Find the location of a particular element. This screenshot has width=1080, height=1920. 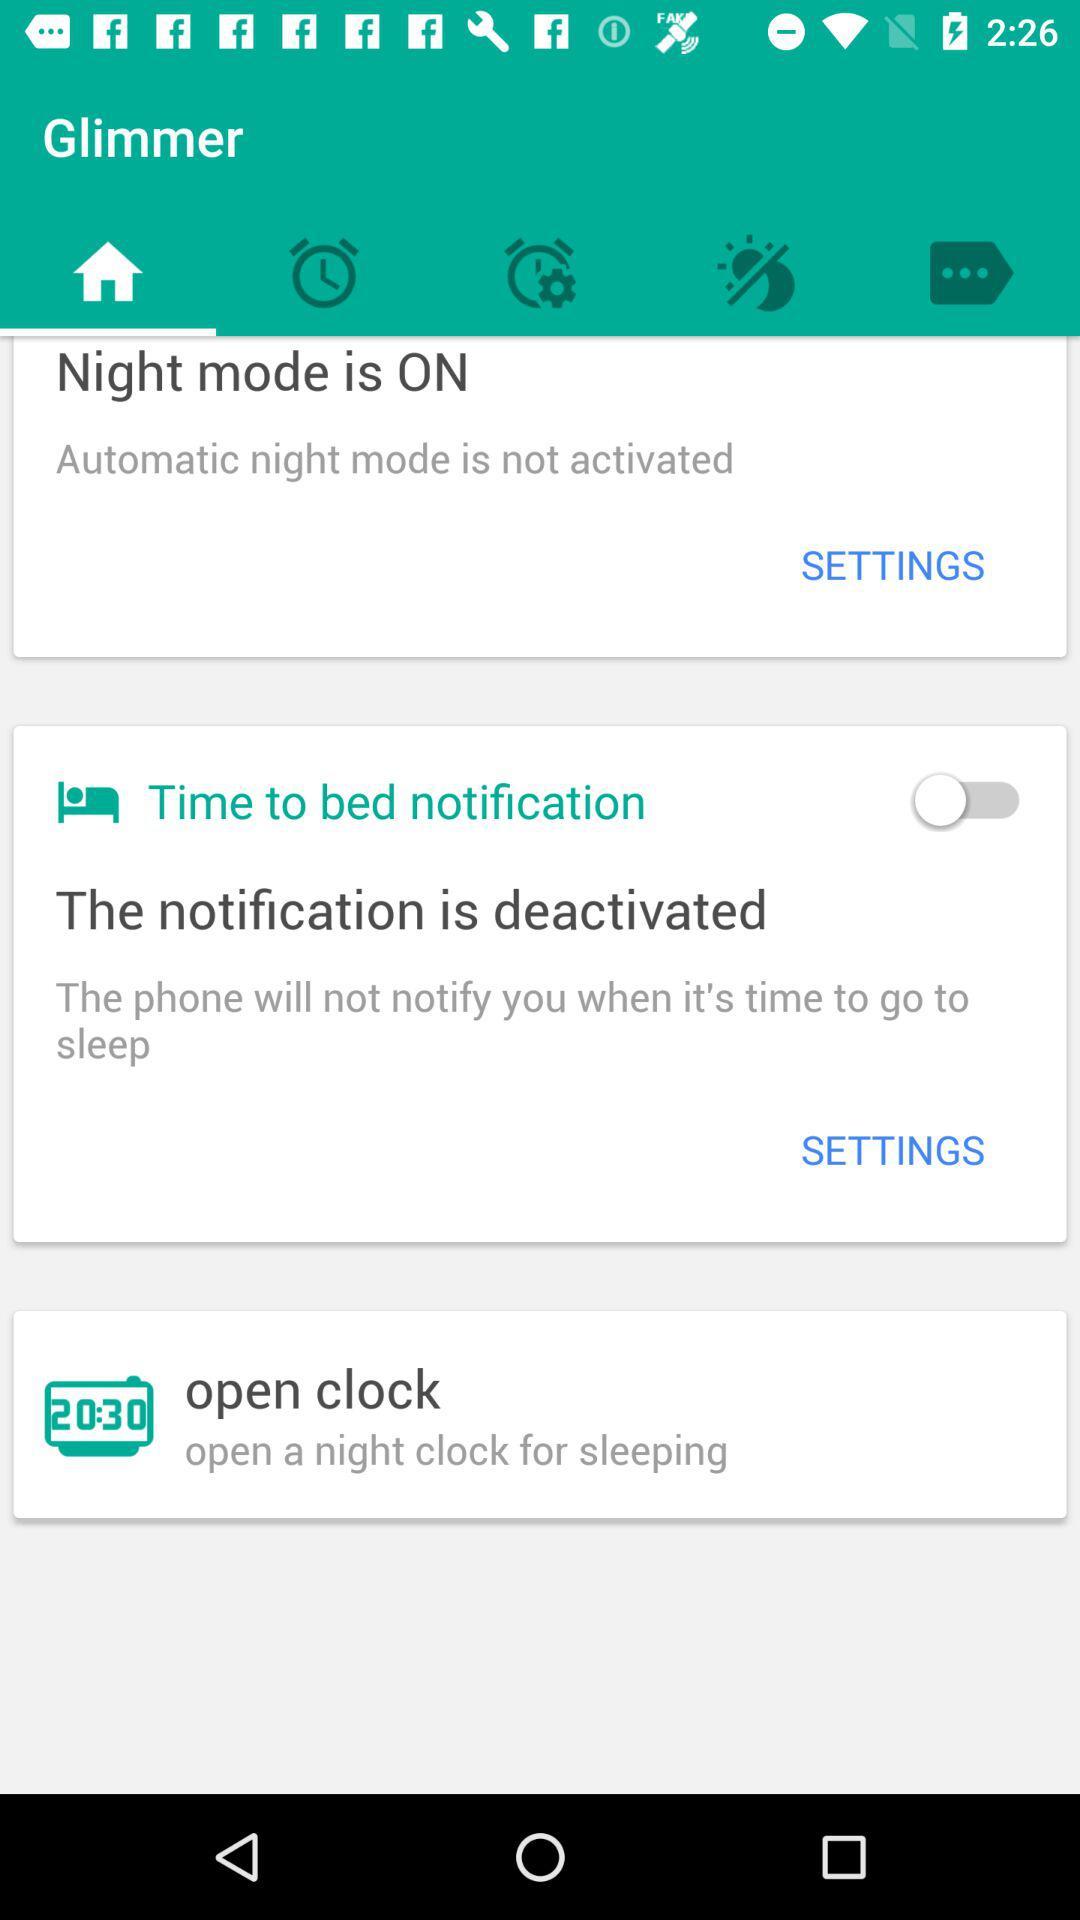

the item below settings item is located at coordinates (965, 800).